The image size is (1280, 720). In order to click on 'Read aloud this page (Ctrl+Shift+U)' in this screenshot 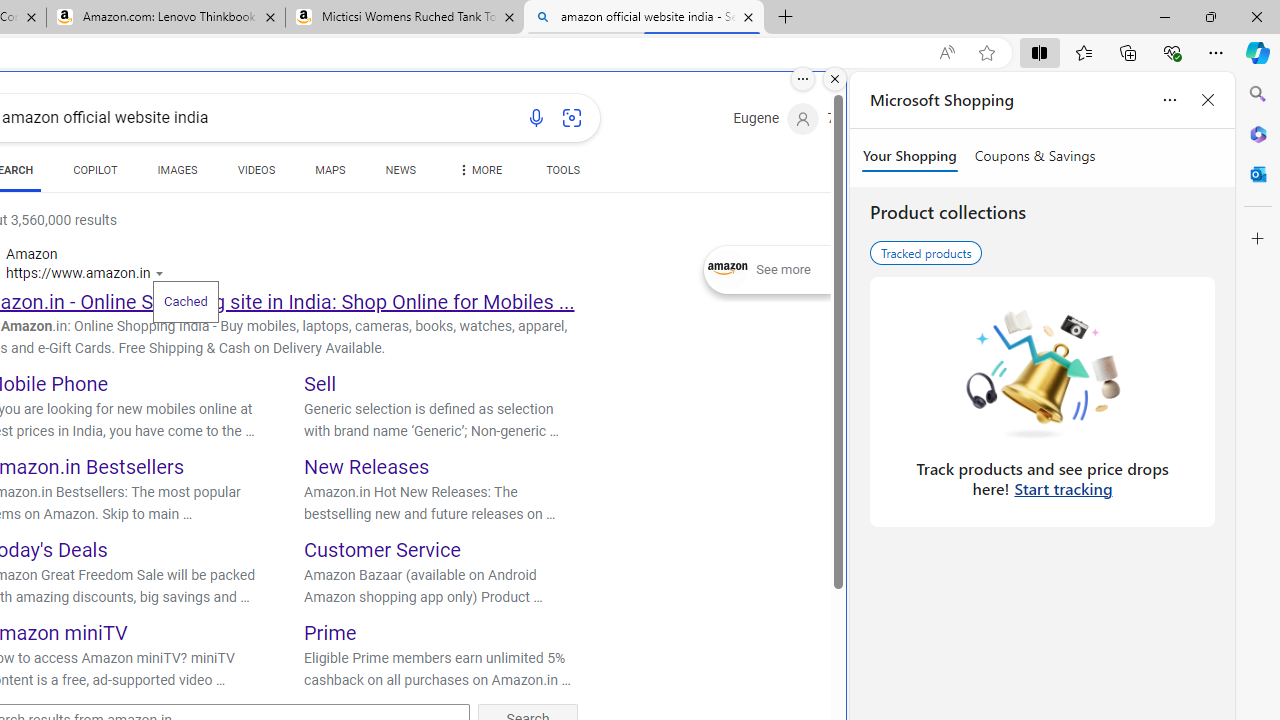, I will do `click(945, 52)`.